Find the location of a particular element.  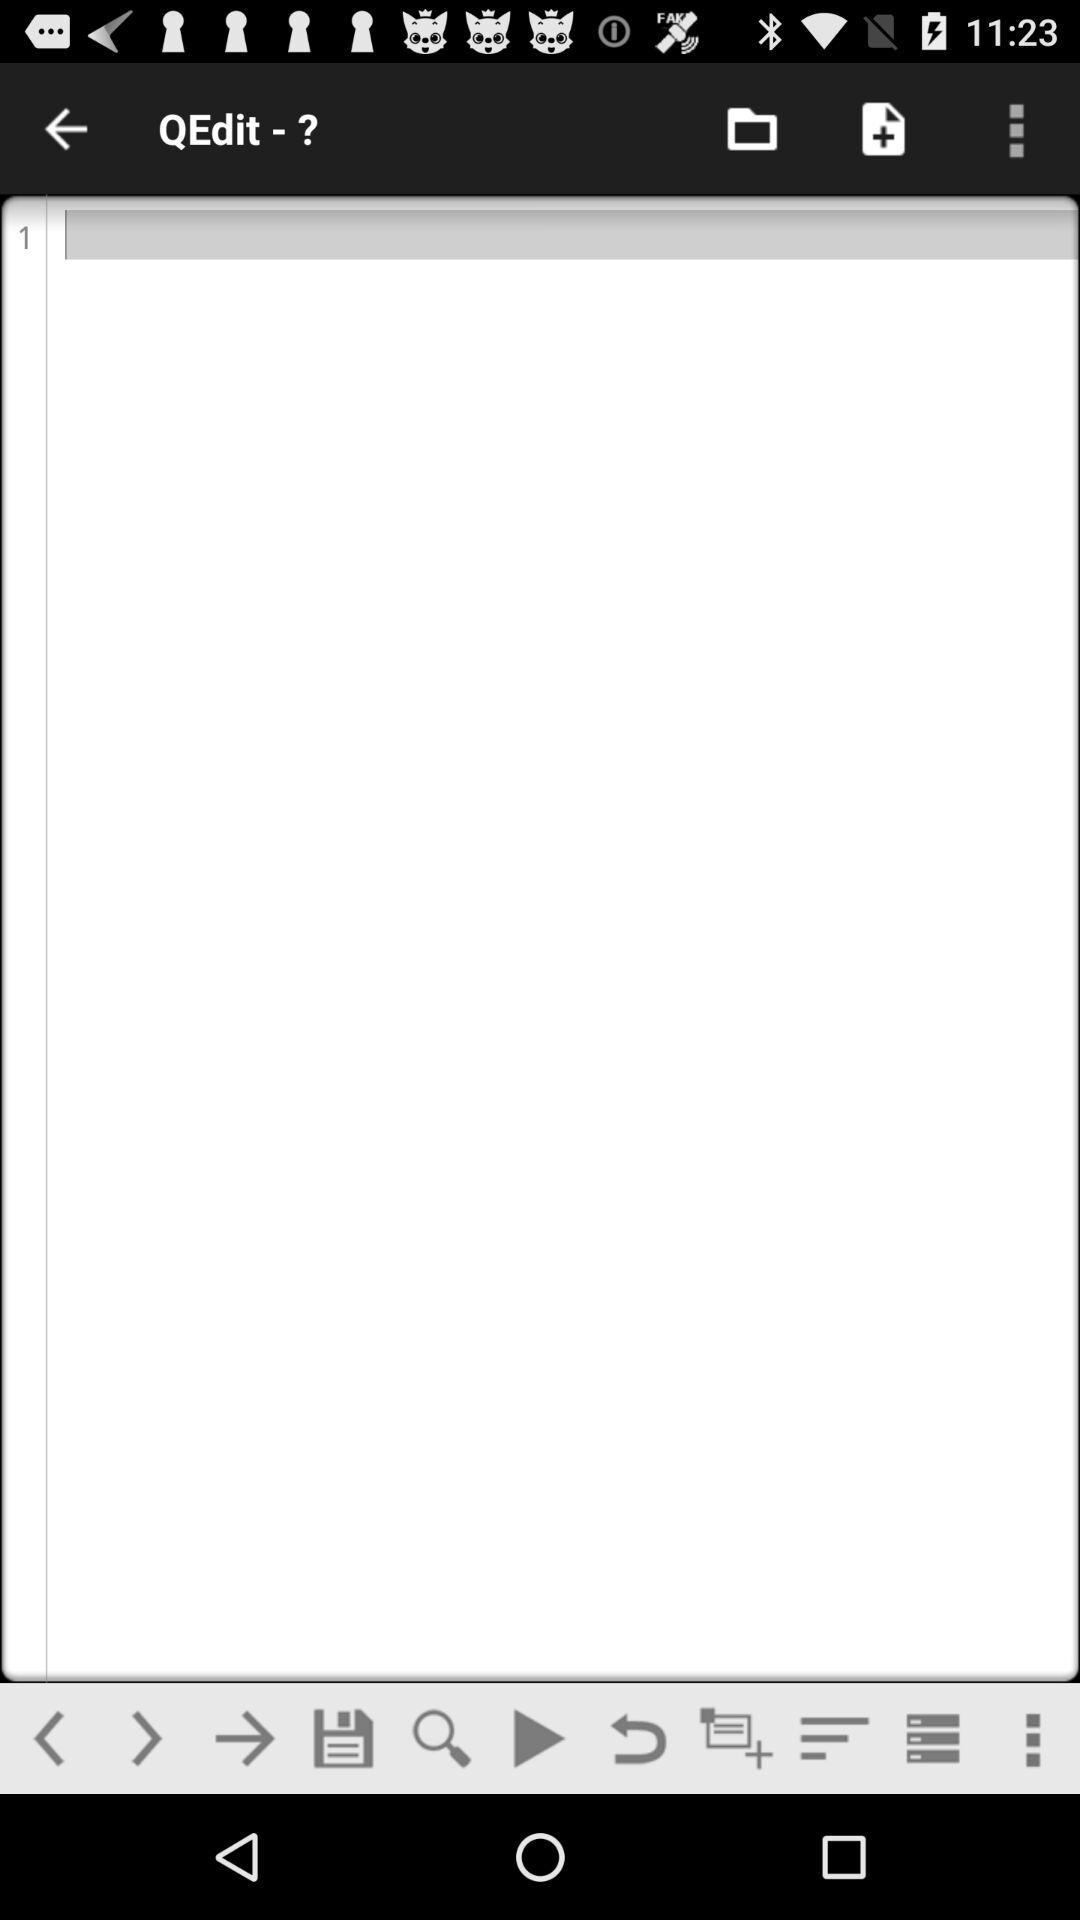

the save icon is located at coordinates (342, 1859).